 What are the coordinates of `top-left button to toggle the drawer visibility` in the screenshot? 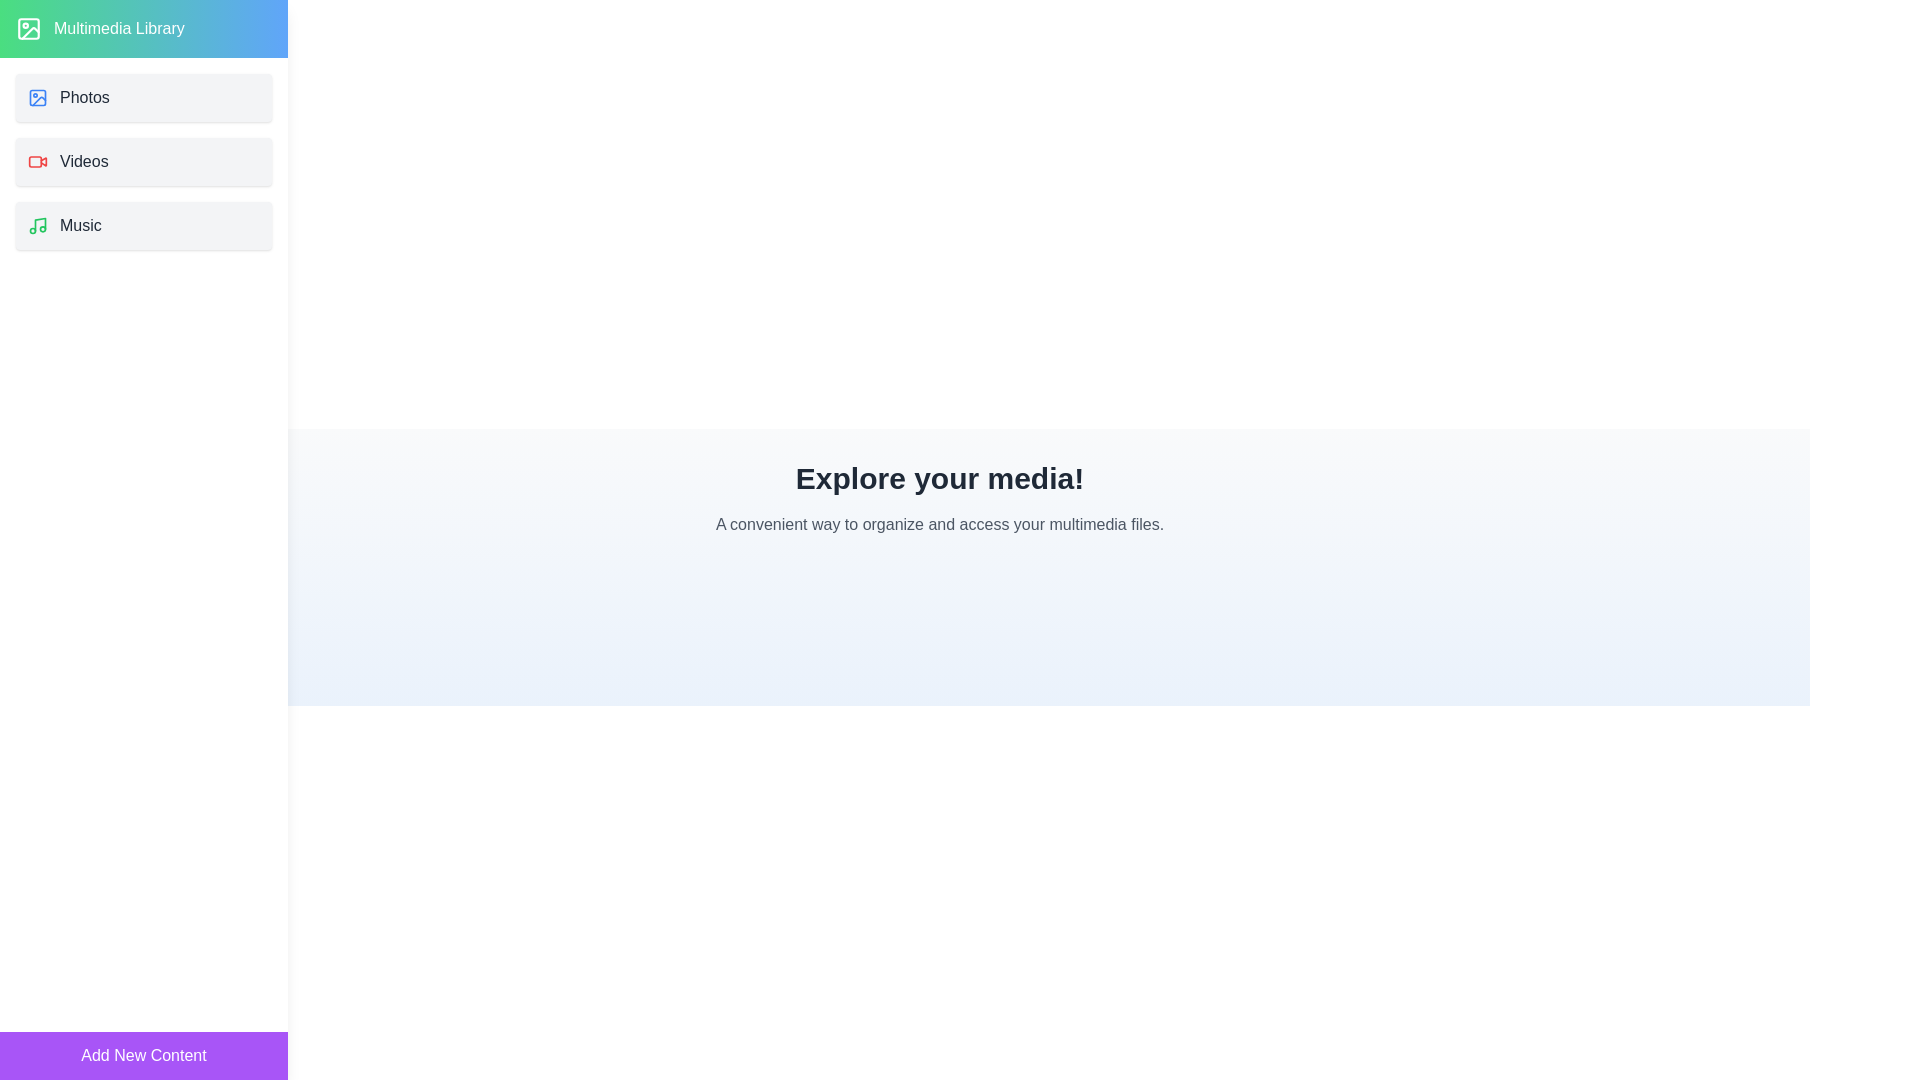 It's located at (43, 43).